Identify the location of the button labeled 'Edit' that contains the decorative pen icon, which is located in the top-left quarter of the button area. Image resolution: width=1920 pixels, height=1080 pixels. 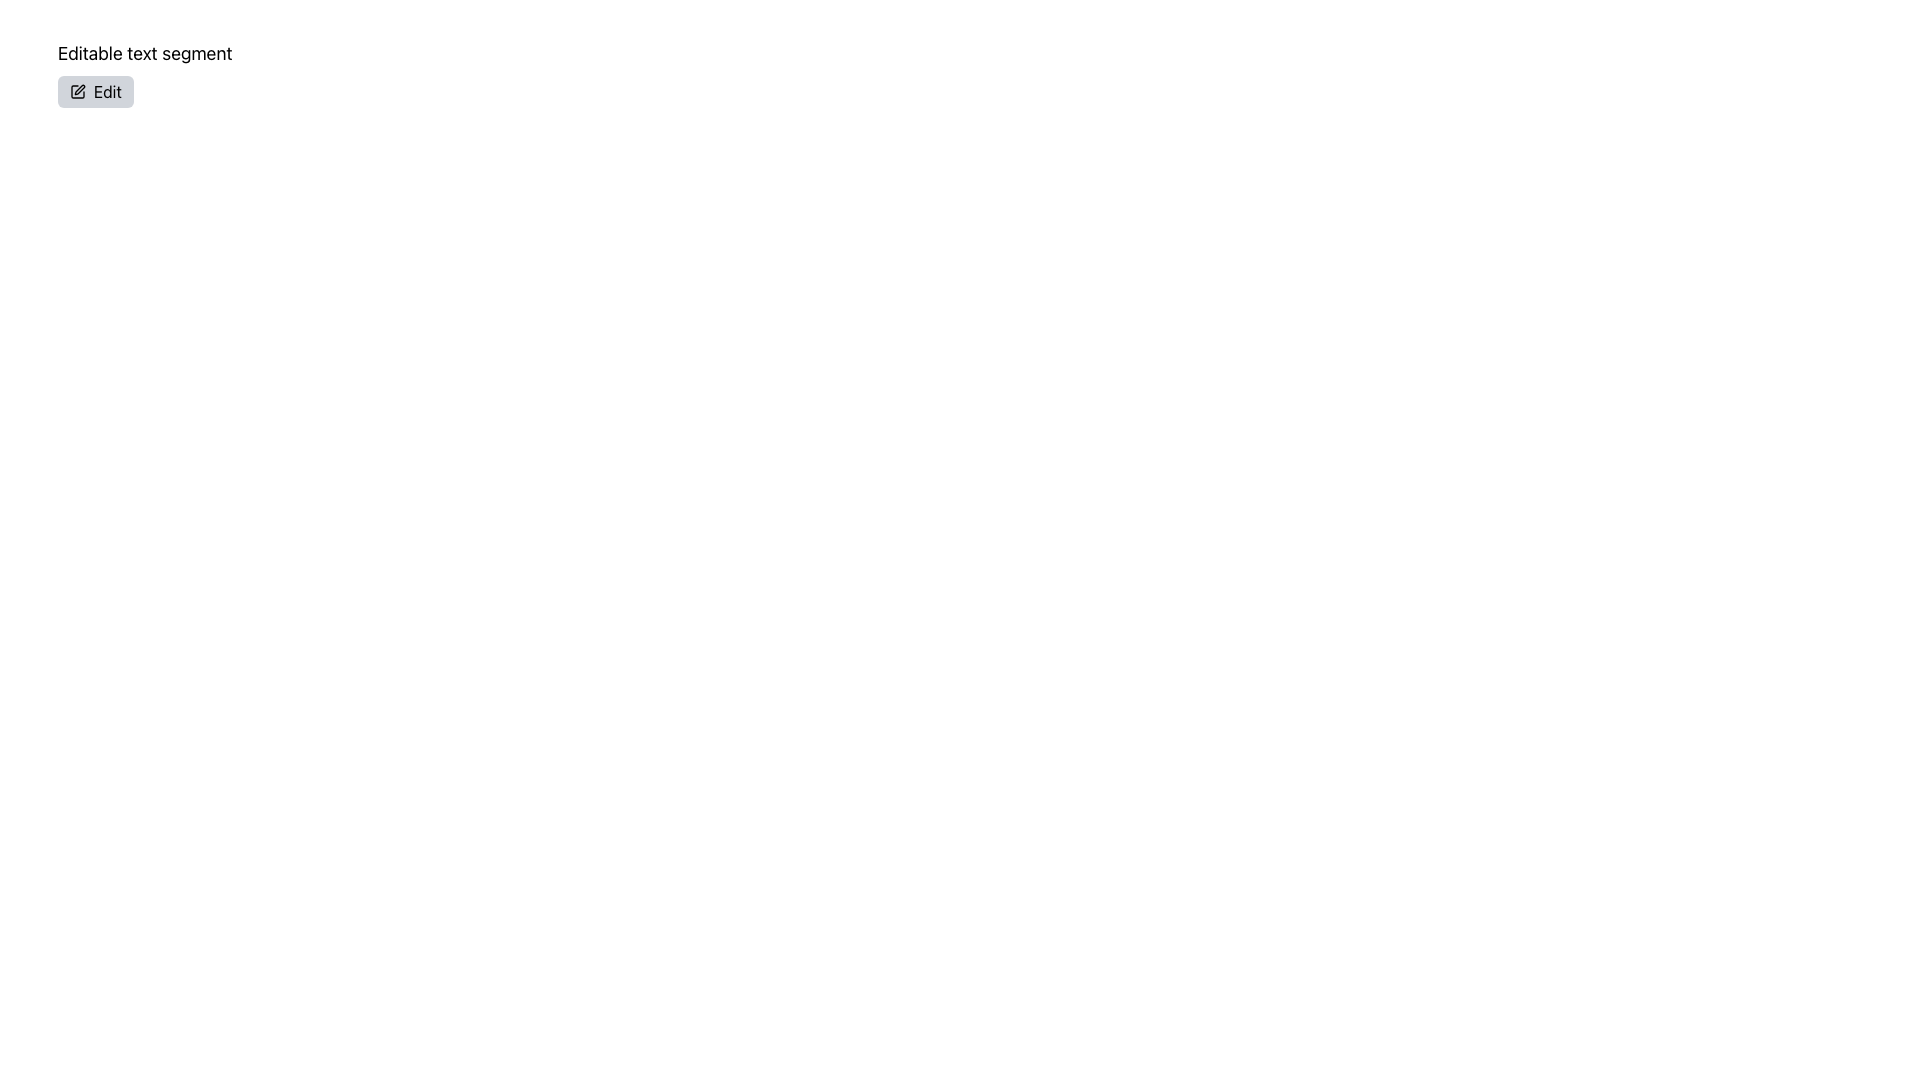
(80, 88).